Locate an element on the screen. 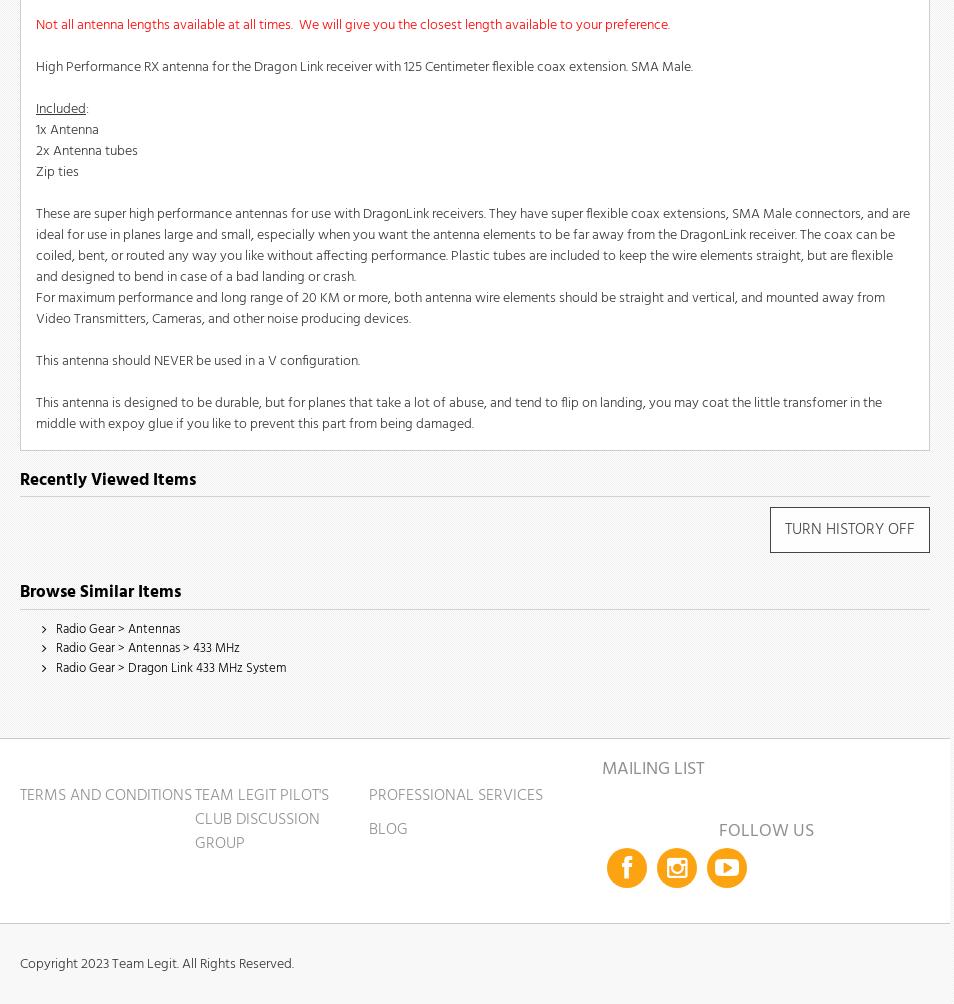 The height and width of the screenshot is (1004, 954). 'High Performance RX antenna for the Dragon Link receiver with 125 Centimeter flexible coax extension. SMA Male.' is located at coordinates (34, 66).